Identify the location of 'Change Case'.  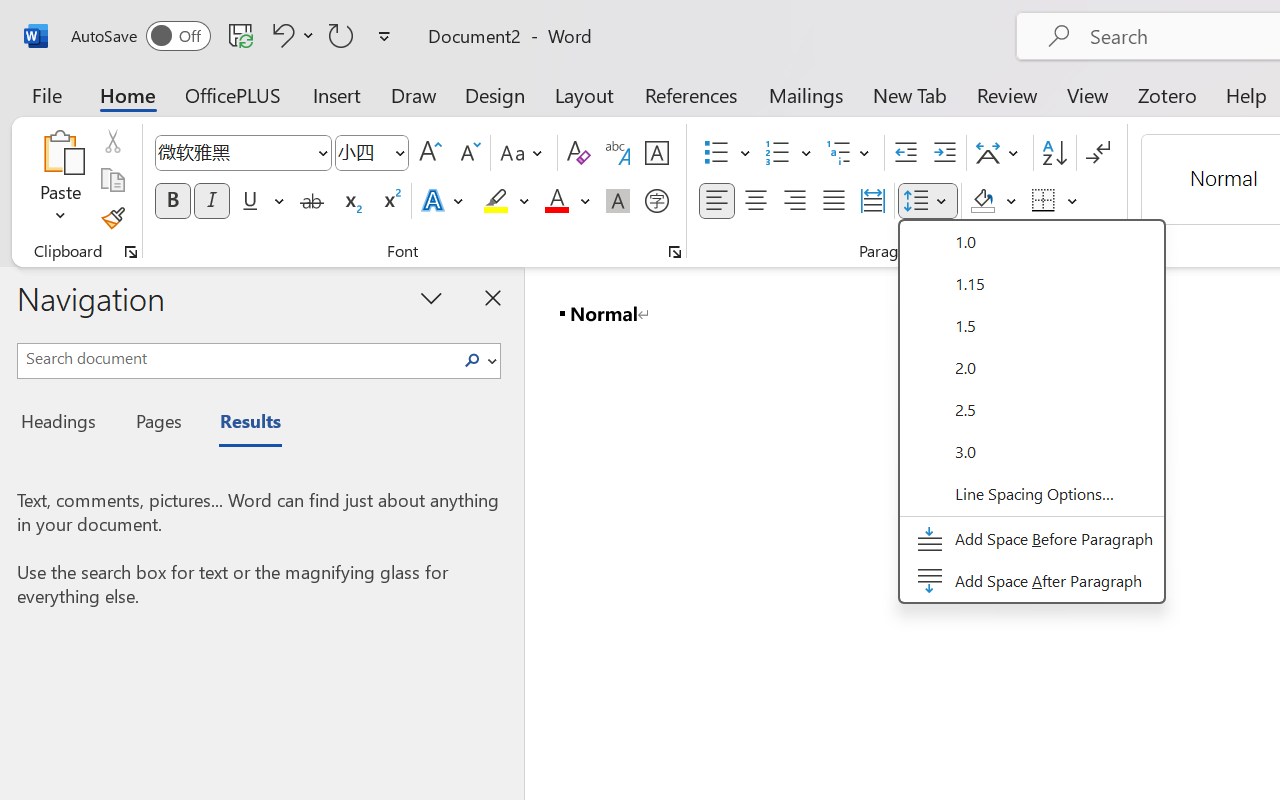
(524, 153).